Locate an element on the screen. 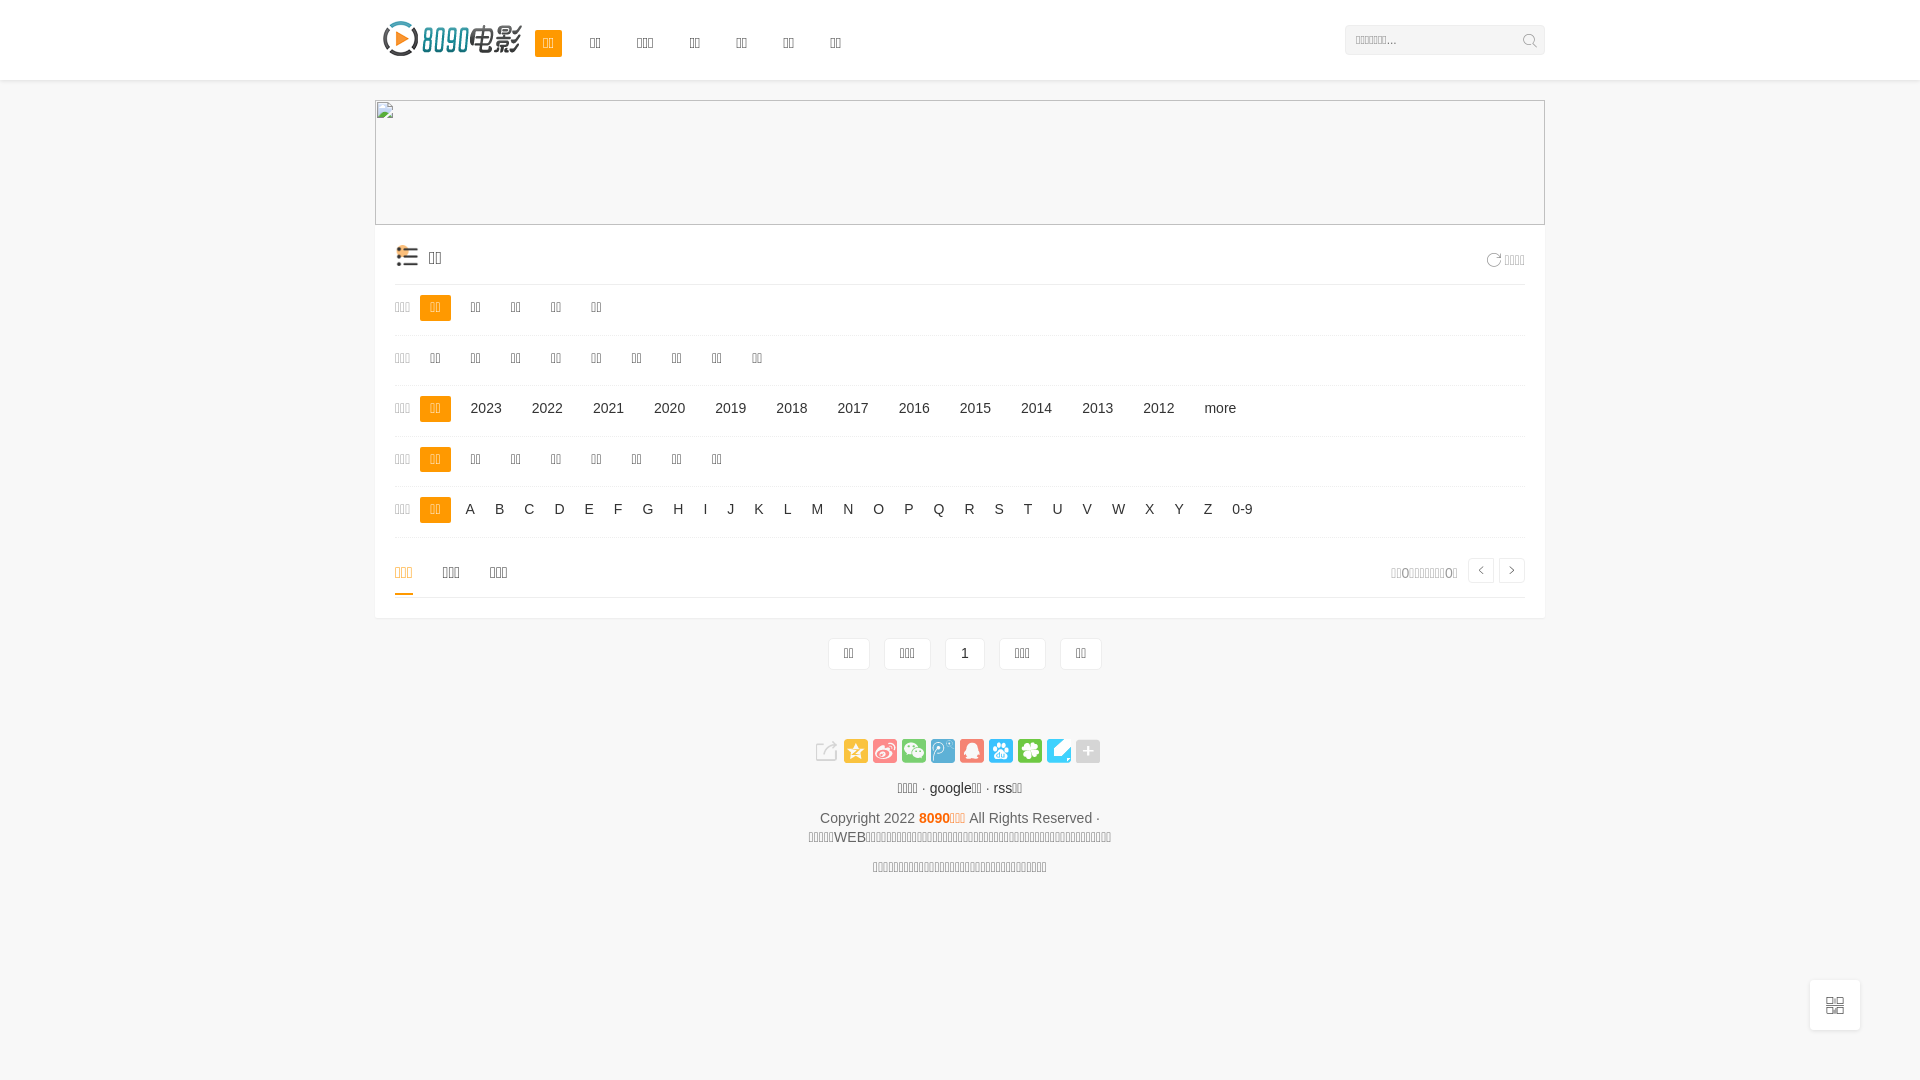 Image resolution: width=1920 pixels, height=1080 pixels. '2021' is located at coordinates (607, 407).